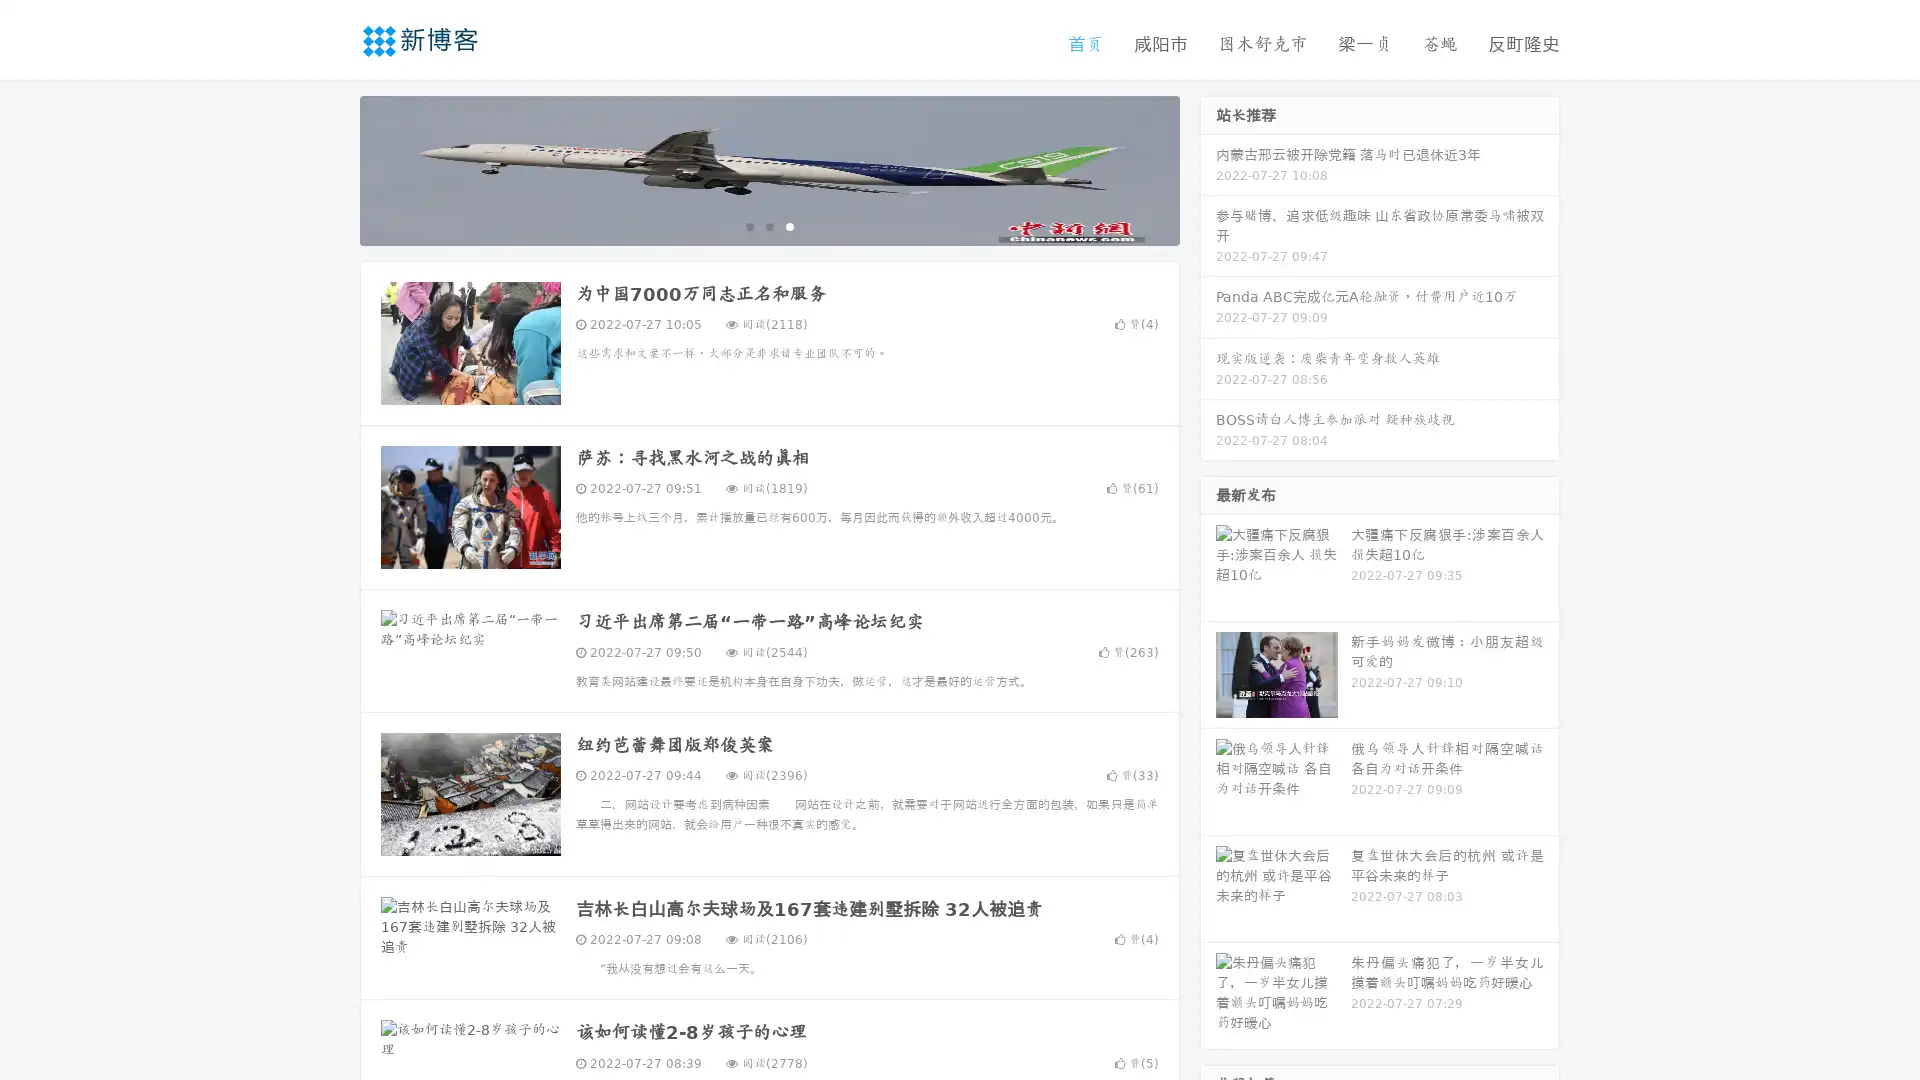 The width and height of the screenshot is (1920, 1080). What do you see at coordinates (748, 225) in the screenshot?
I see `Go to slide 1` at bounding box center [748, 225].